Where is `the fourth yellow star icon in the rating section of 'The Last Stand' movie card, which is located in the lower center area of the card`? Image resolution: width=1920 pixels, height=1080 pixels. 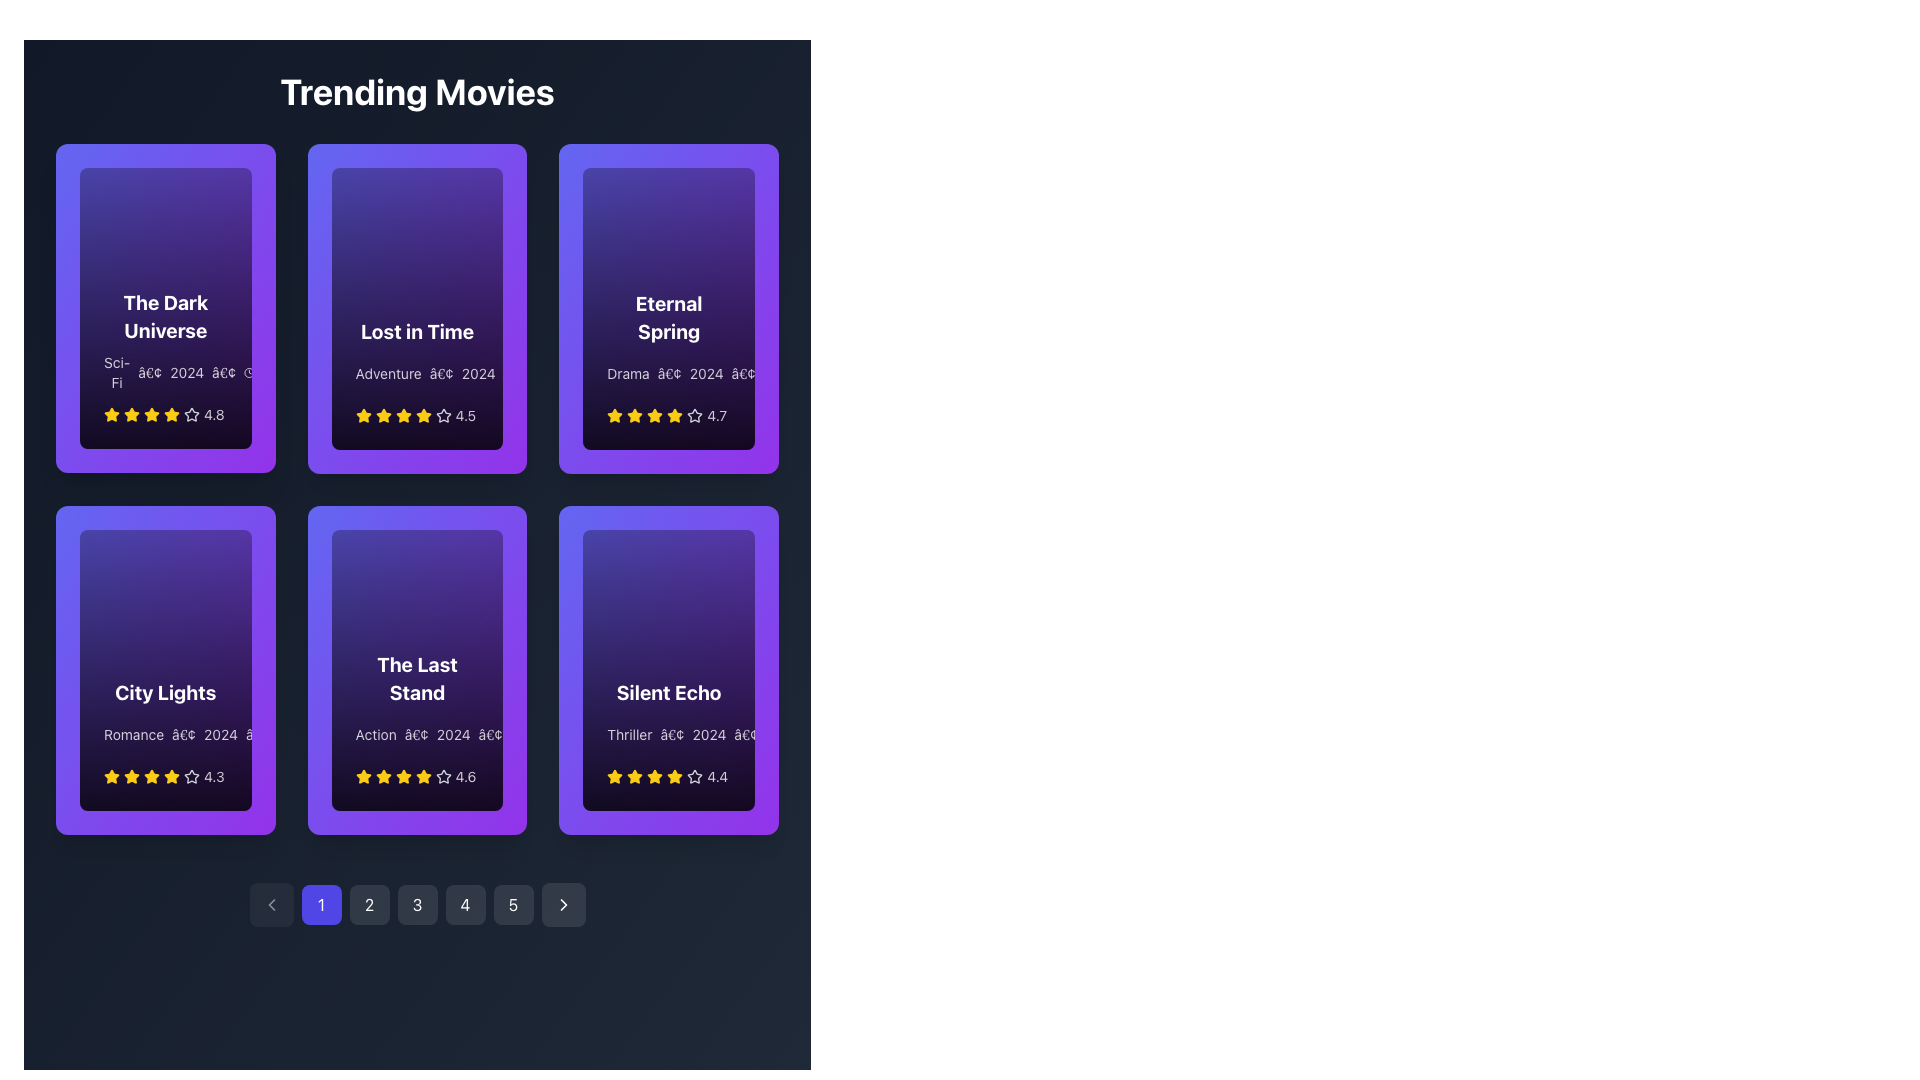 the fourth yellow star icon in the rating section of 'The Last Stand' movie card, which is located in the lower center area of the card is located at coordinates (422, 775).